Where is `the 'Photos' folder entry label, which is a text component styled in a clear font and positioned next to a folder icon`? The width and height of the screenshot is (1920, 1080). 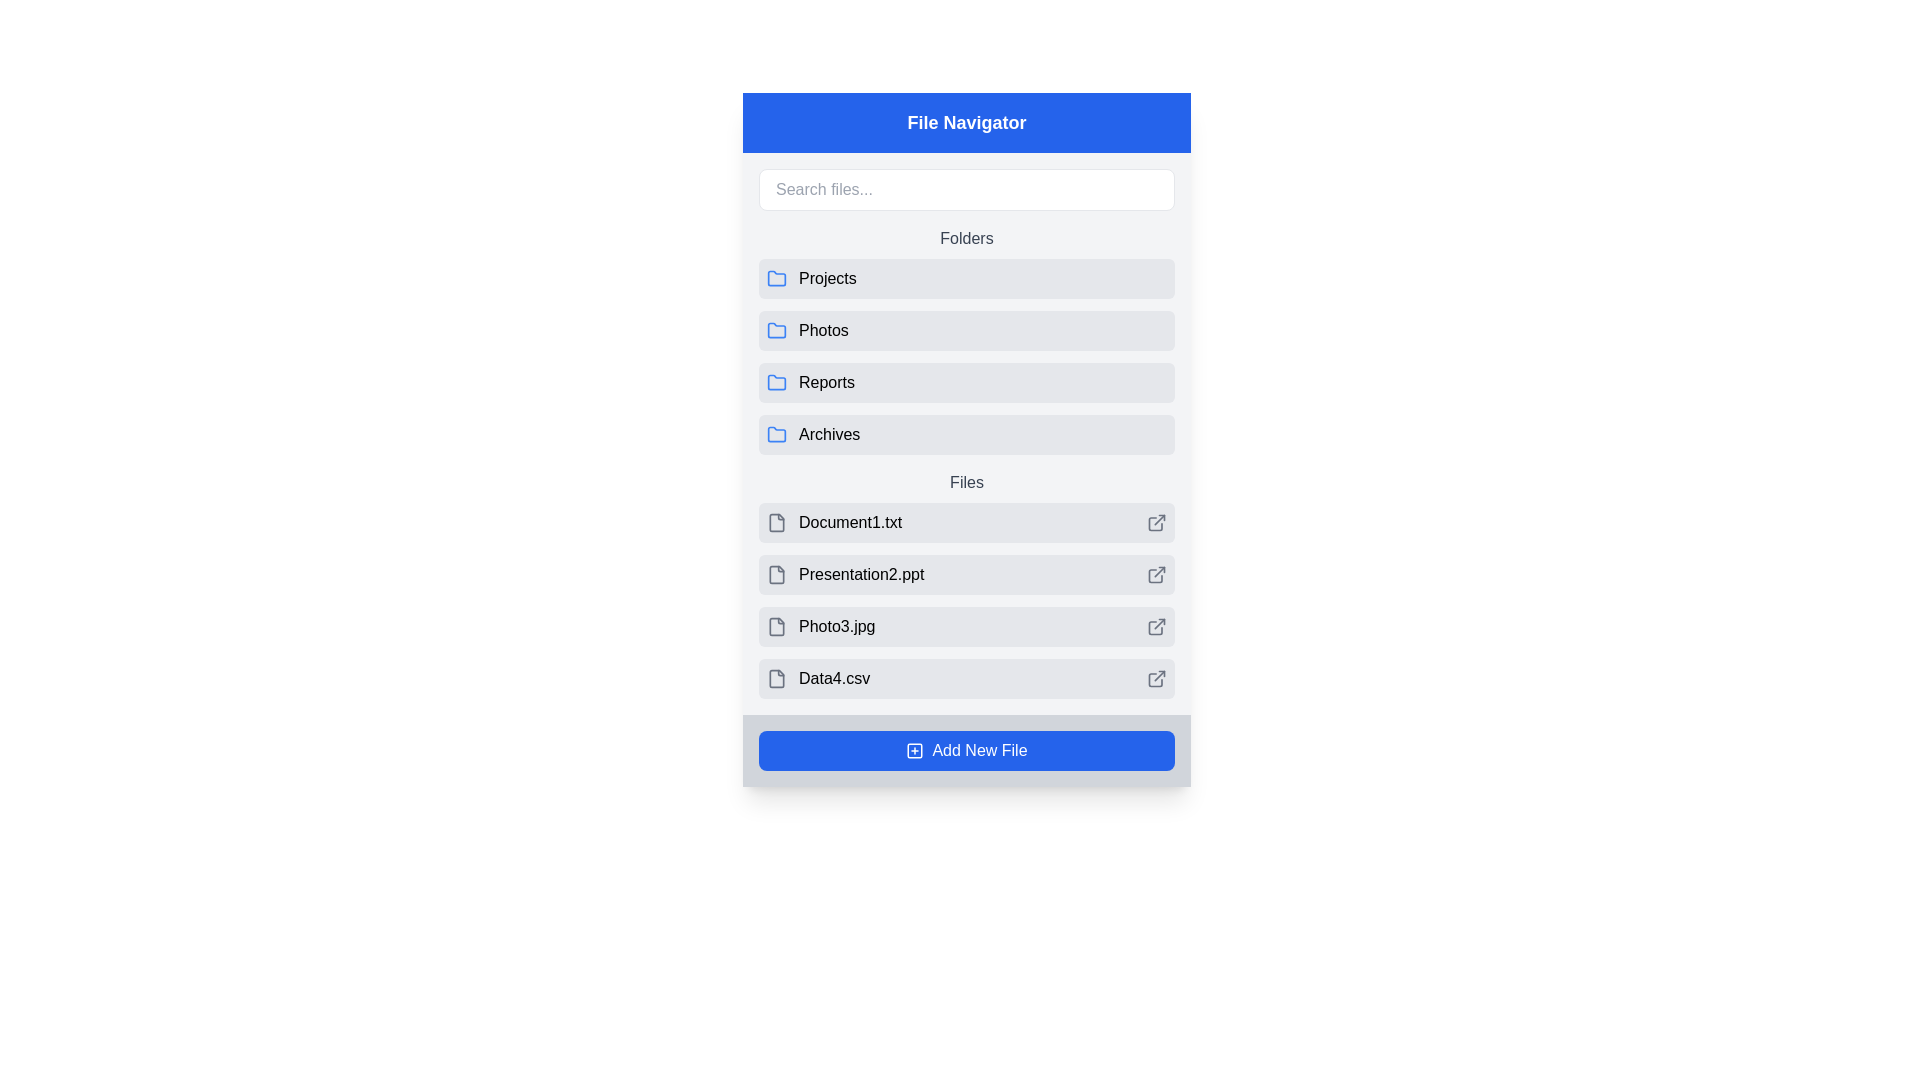
the 'Photos' folder entry label, which is a text component styled in a clear font and positioned next to a folder icon is located at coordinates (823, 330).